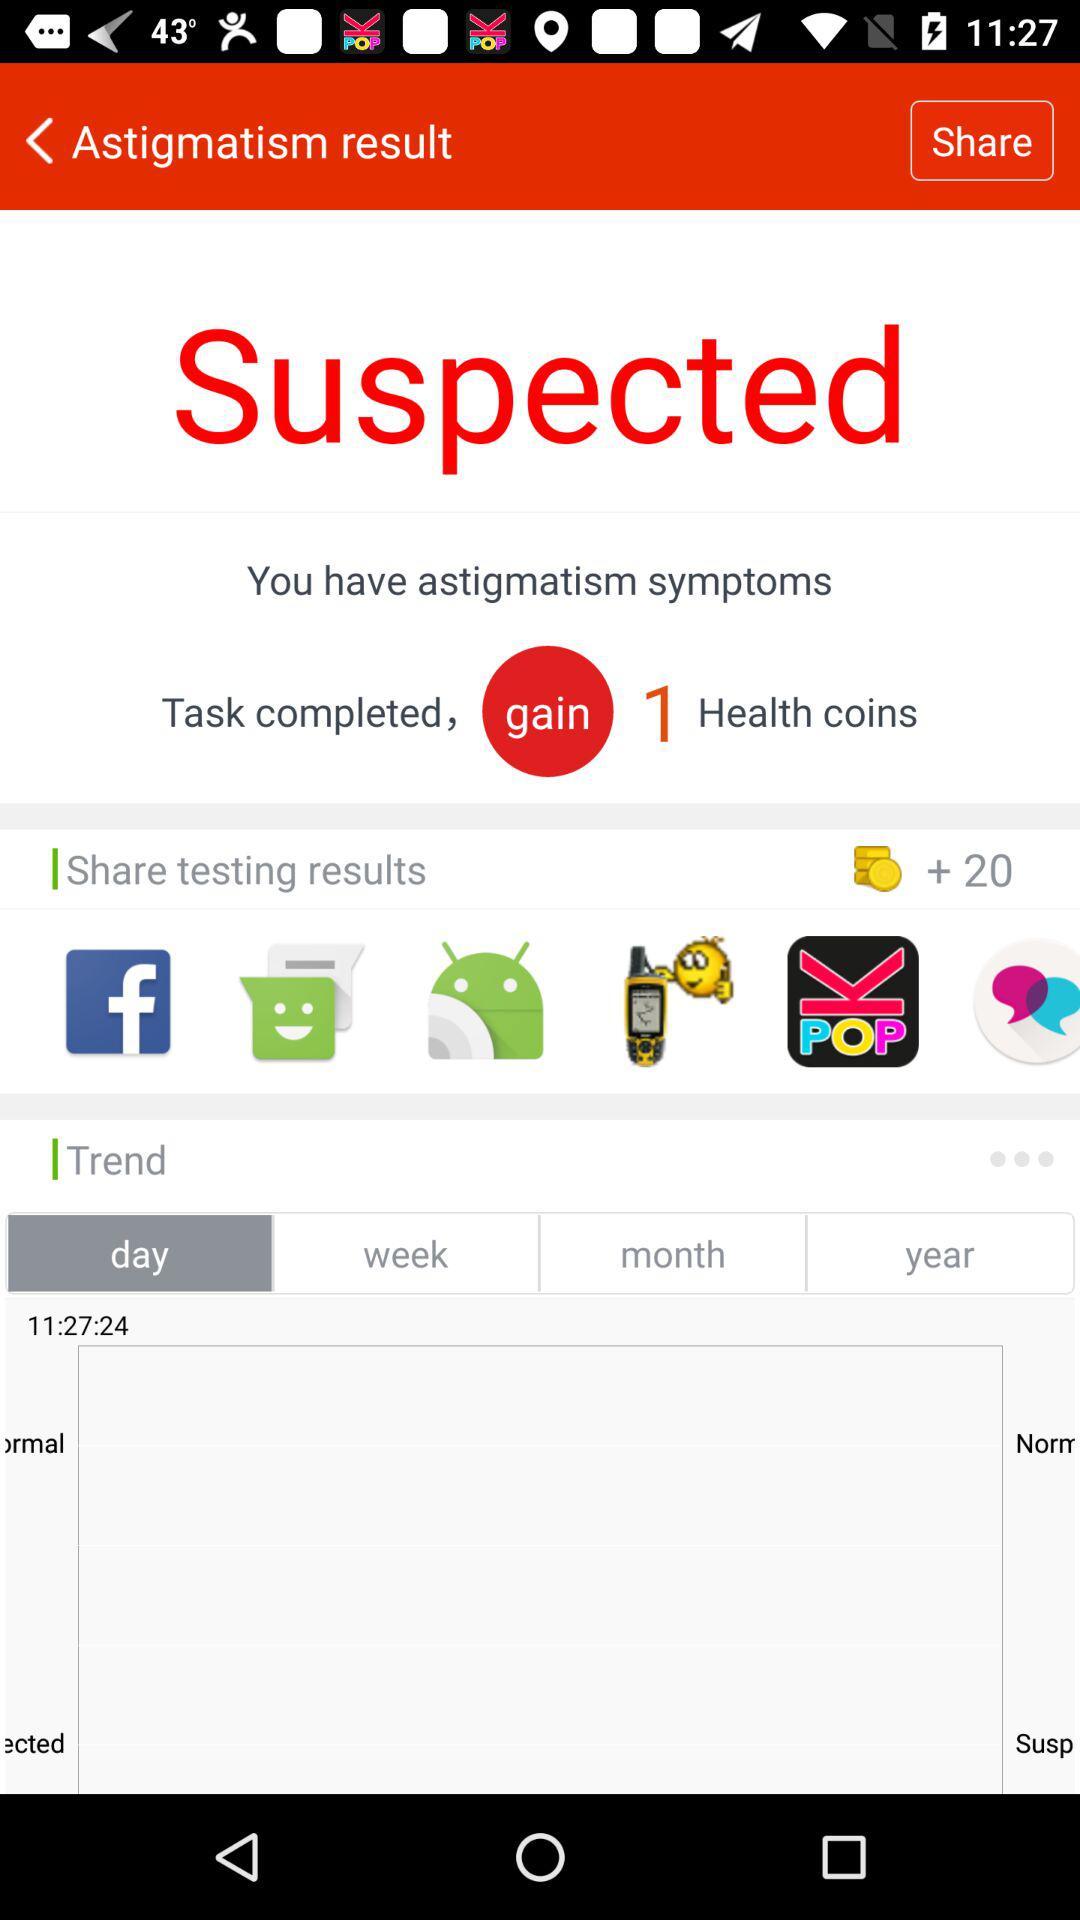 This screenshot has height=1920, width=1080. What do you see at coordinates (301, 1001) in the screenshot?
I see `the chat icon` at bounding box center [301, 1001].